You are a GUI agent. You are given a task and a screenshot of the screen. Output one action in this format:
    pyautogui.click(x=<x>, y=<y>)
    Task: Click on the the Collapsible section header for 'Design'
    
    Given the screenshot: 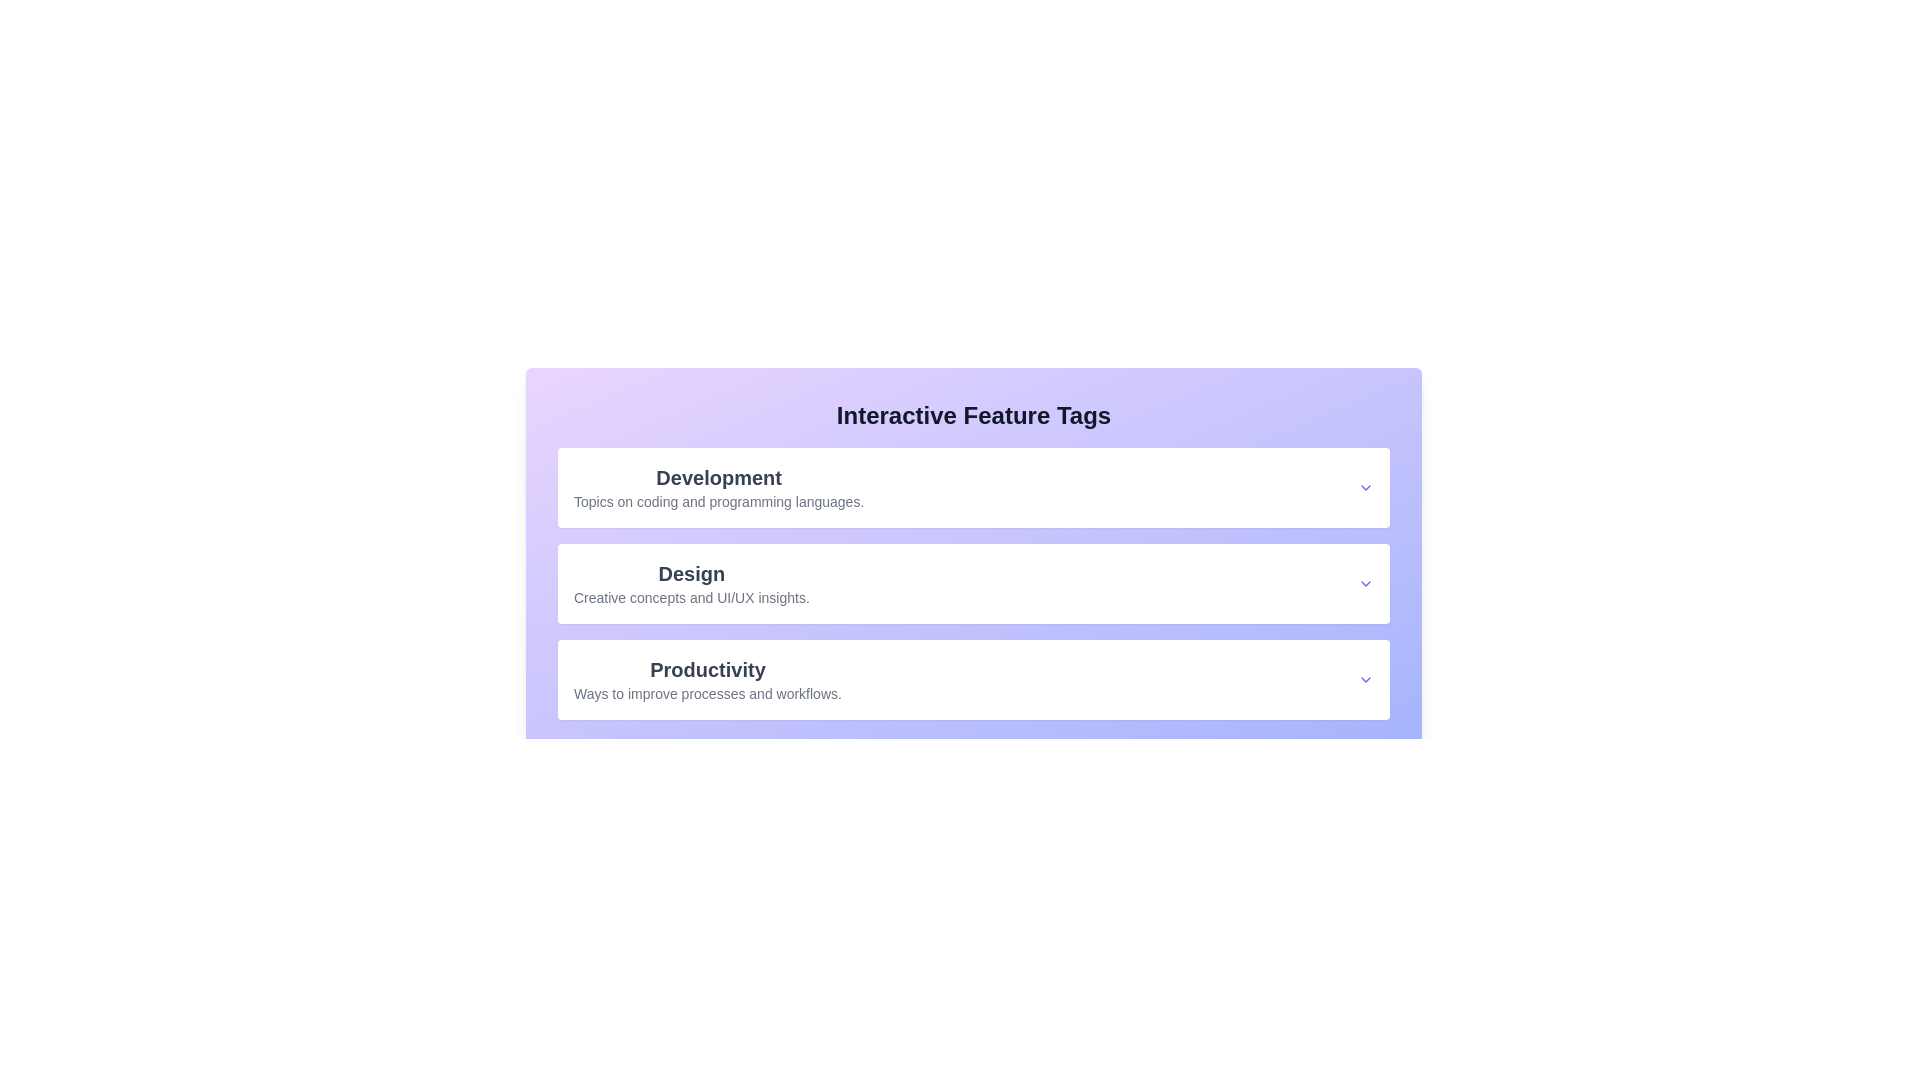 What is the action you would take?
    pyautogui.click(x=974, y=583)
    